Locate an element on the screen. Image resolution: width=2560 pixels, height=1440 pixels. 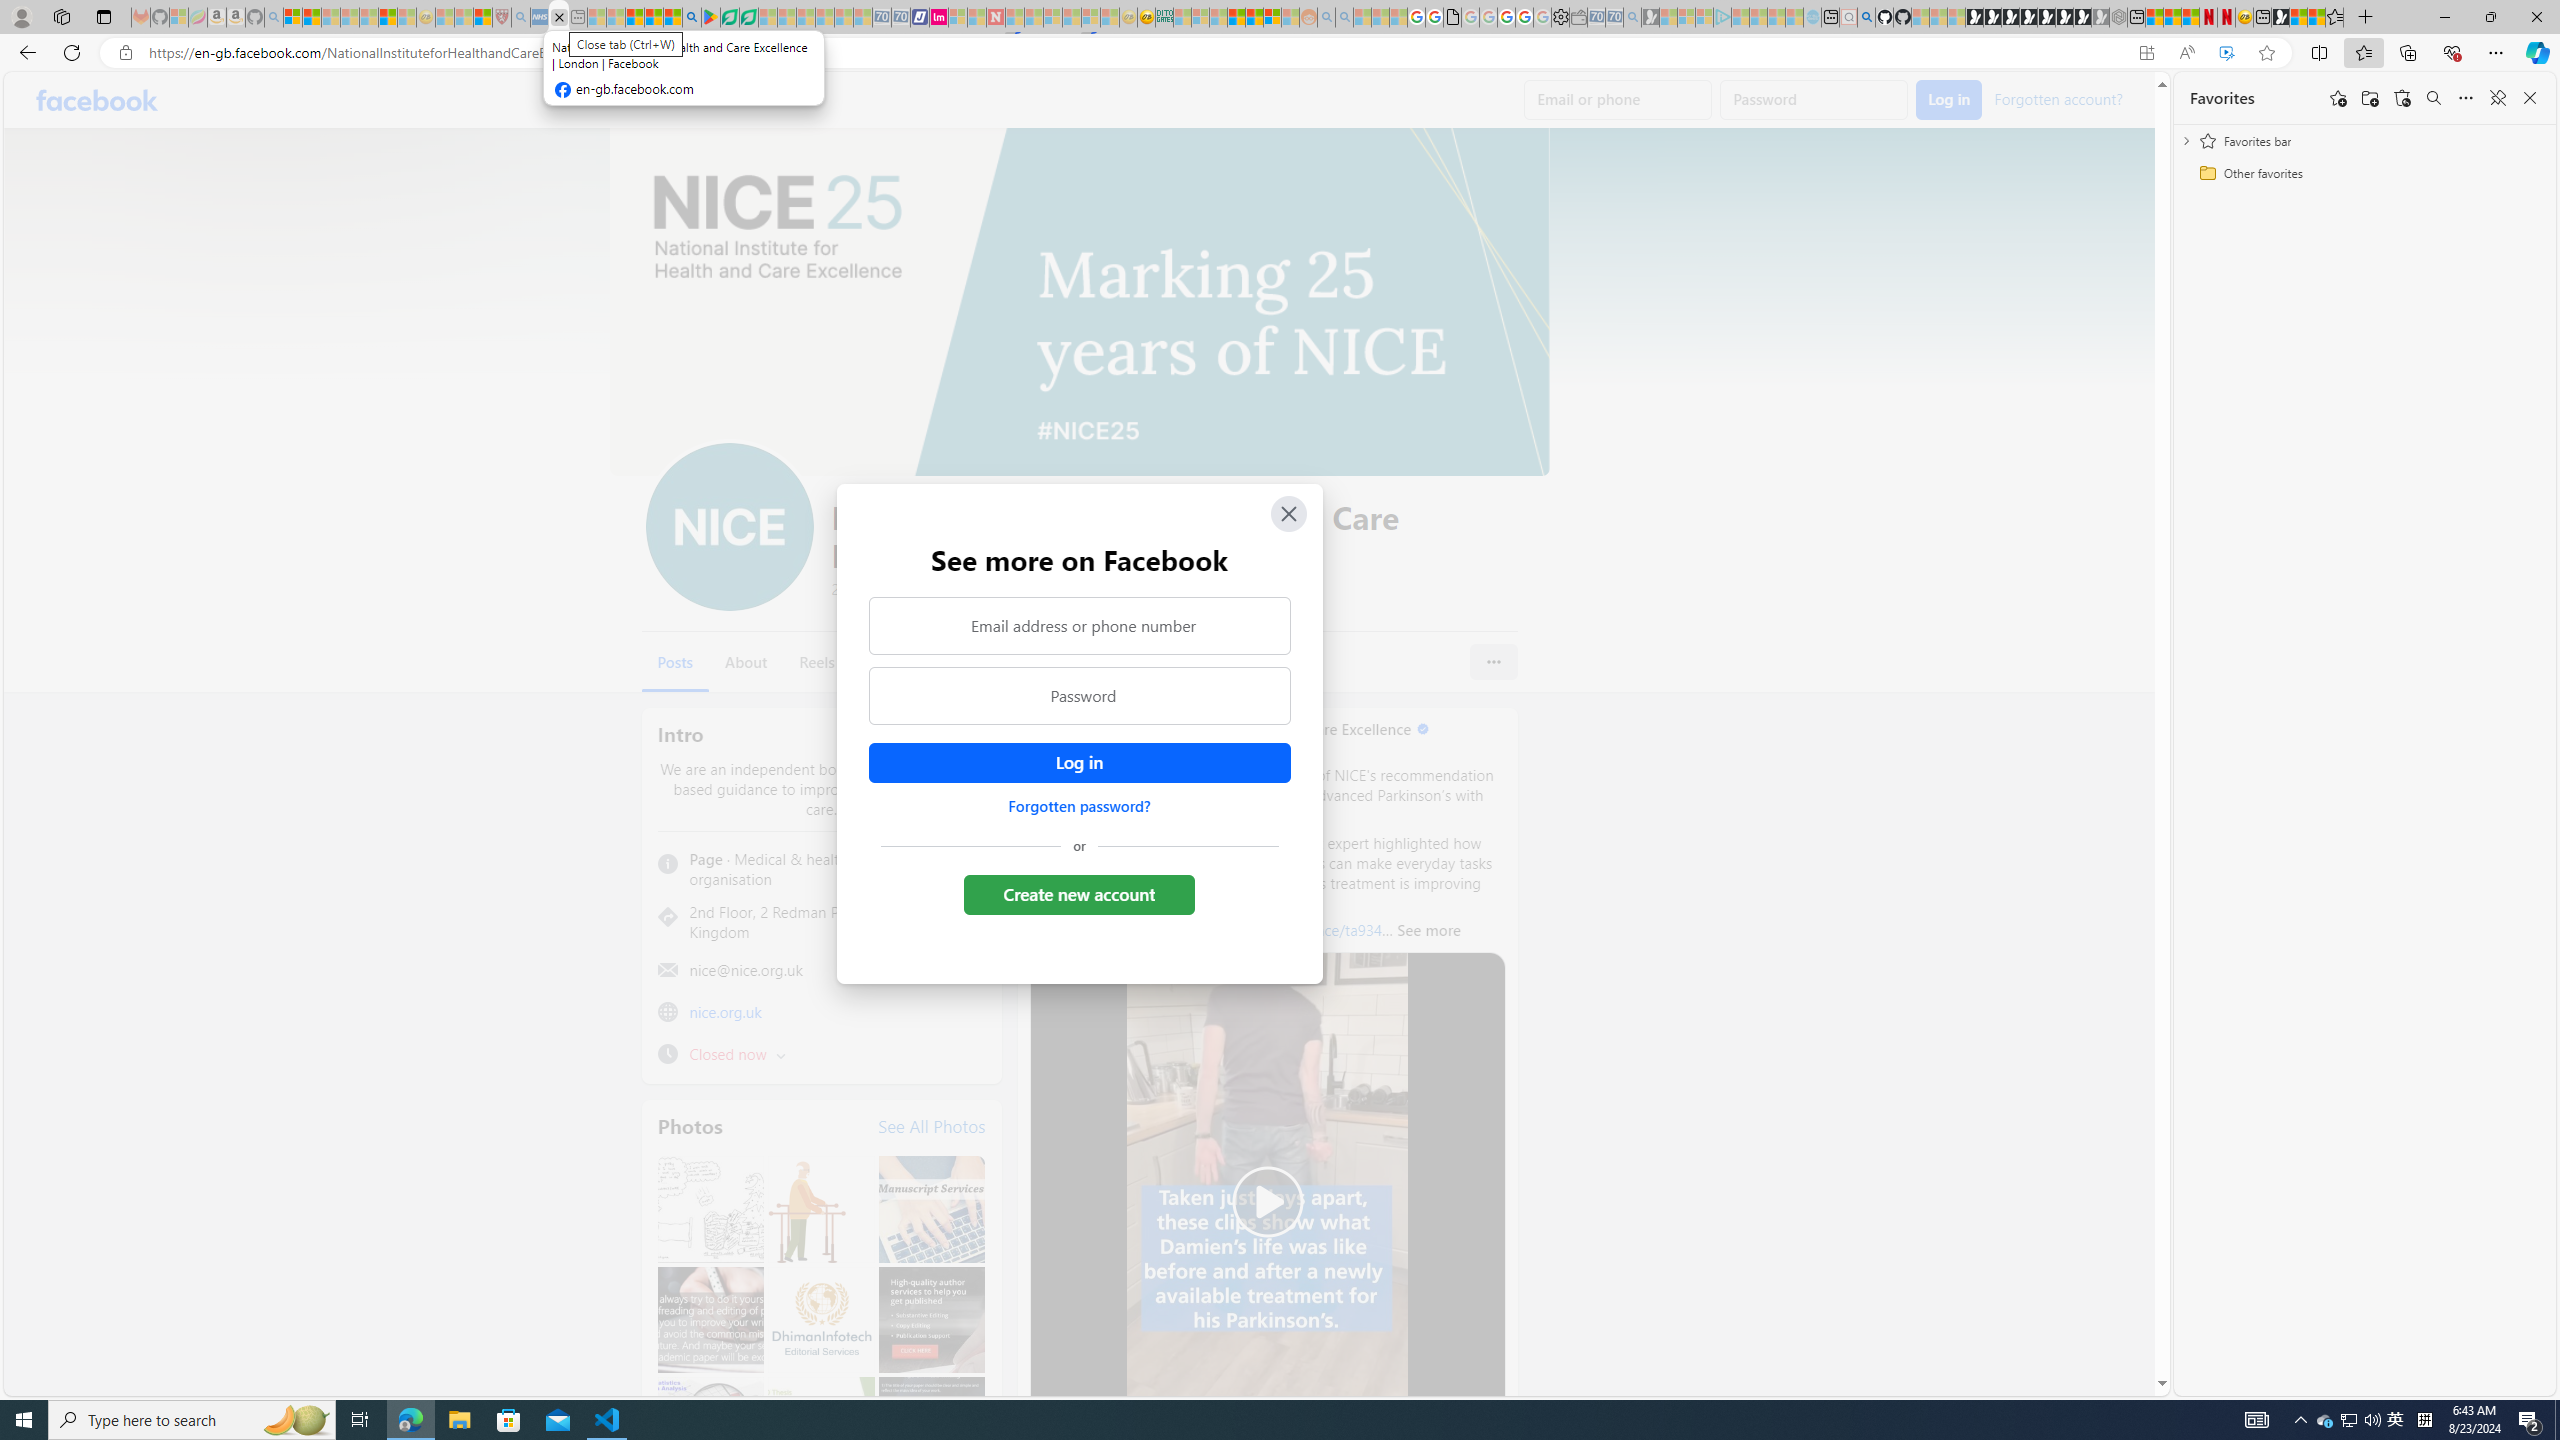
'Unpin favorites' is located at coordinates (2496, 96).